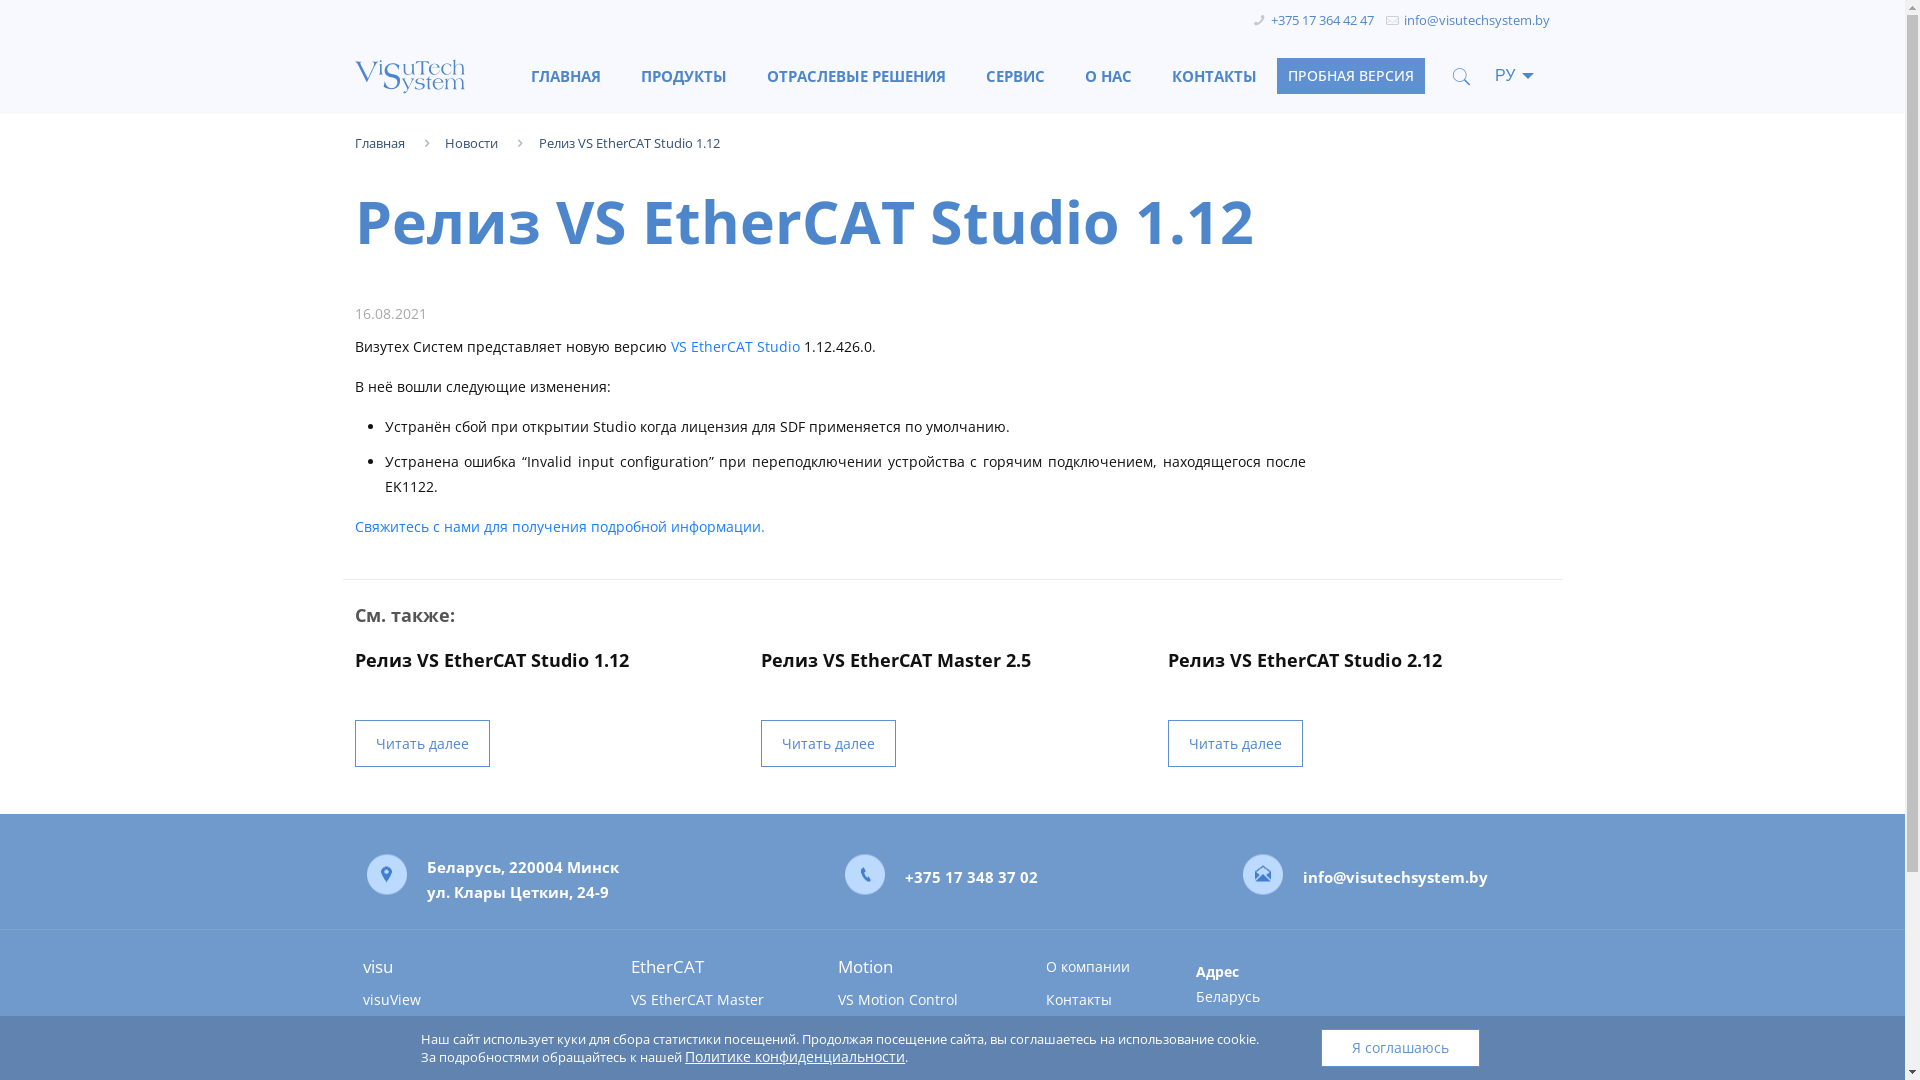 The image size is (1920, 1080). Describe the element at coordinates (671, 345) in the screenshot. I see `'VS EtherCAT Studio'` at that location.